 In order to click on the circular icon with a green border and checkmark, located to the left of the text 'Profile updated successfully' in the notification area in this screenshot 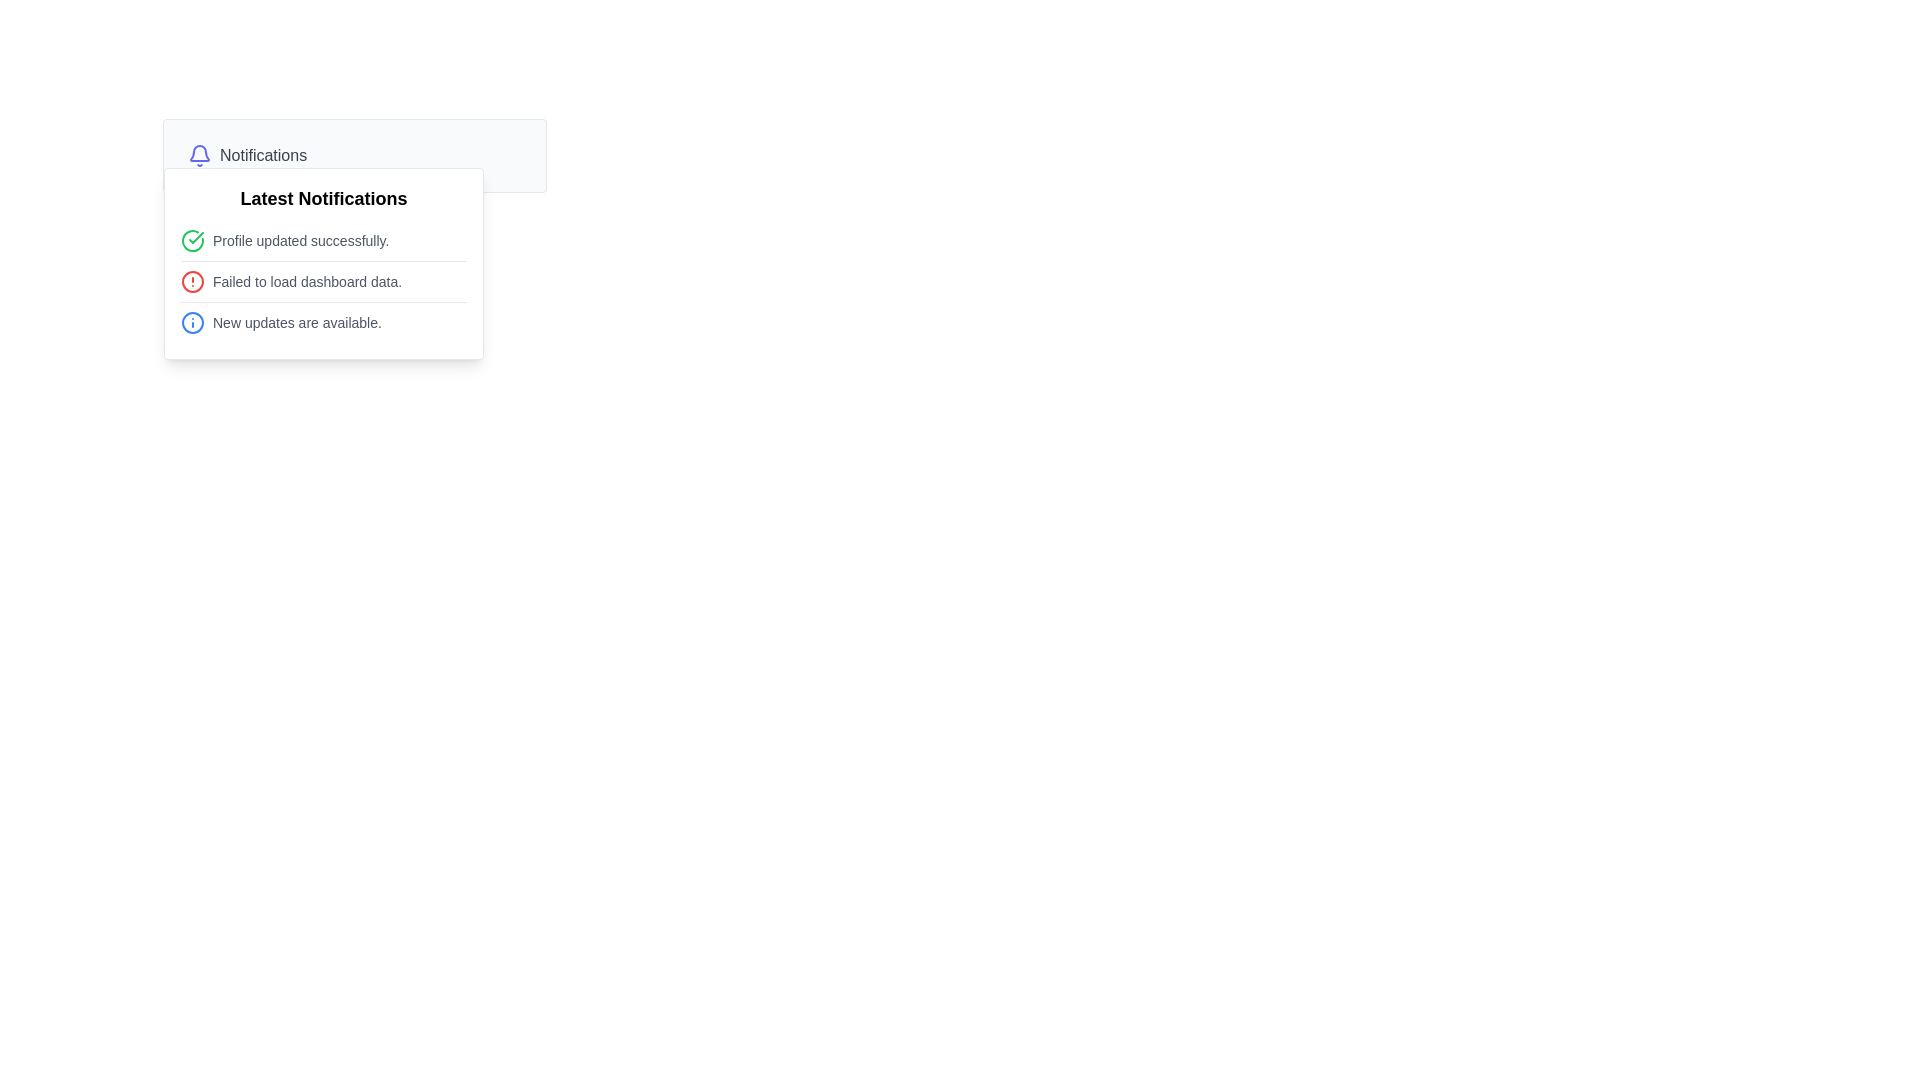, I will do `click(192, 239)`.